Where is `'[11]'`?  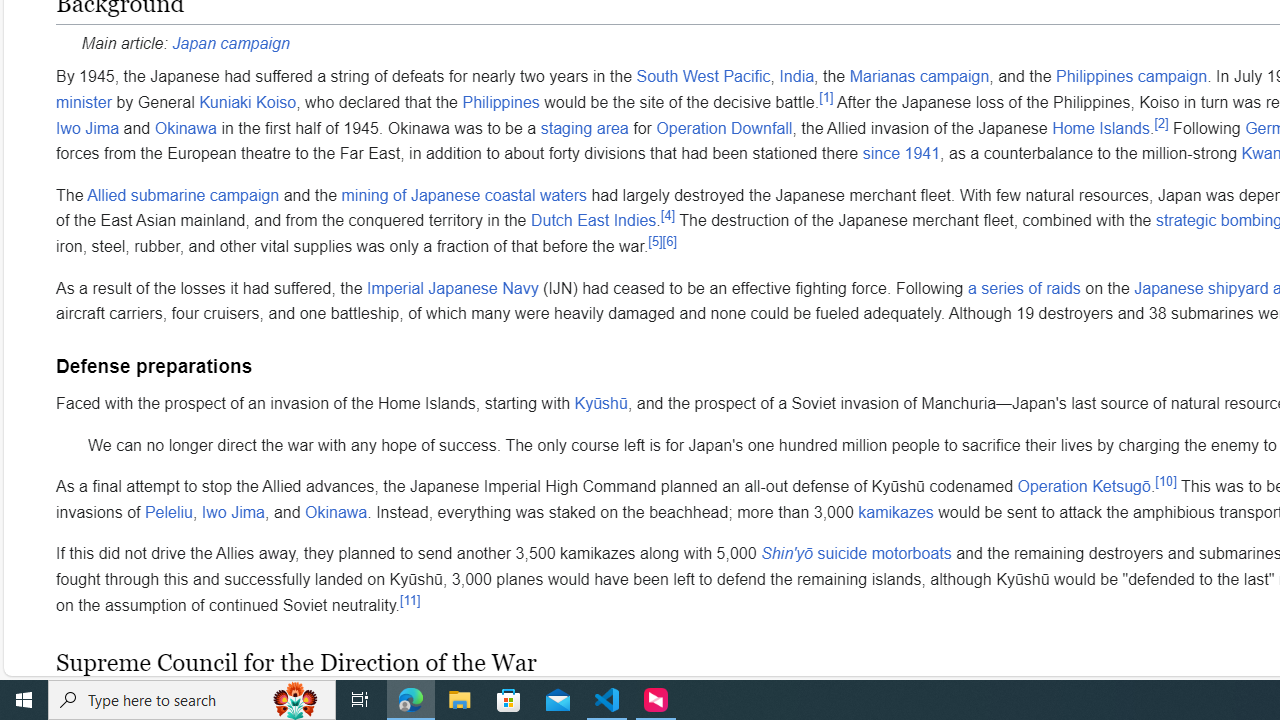 '[11]' is located at coordinates (409, 598).